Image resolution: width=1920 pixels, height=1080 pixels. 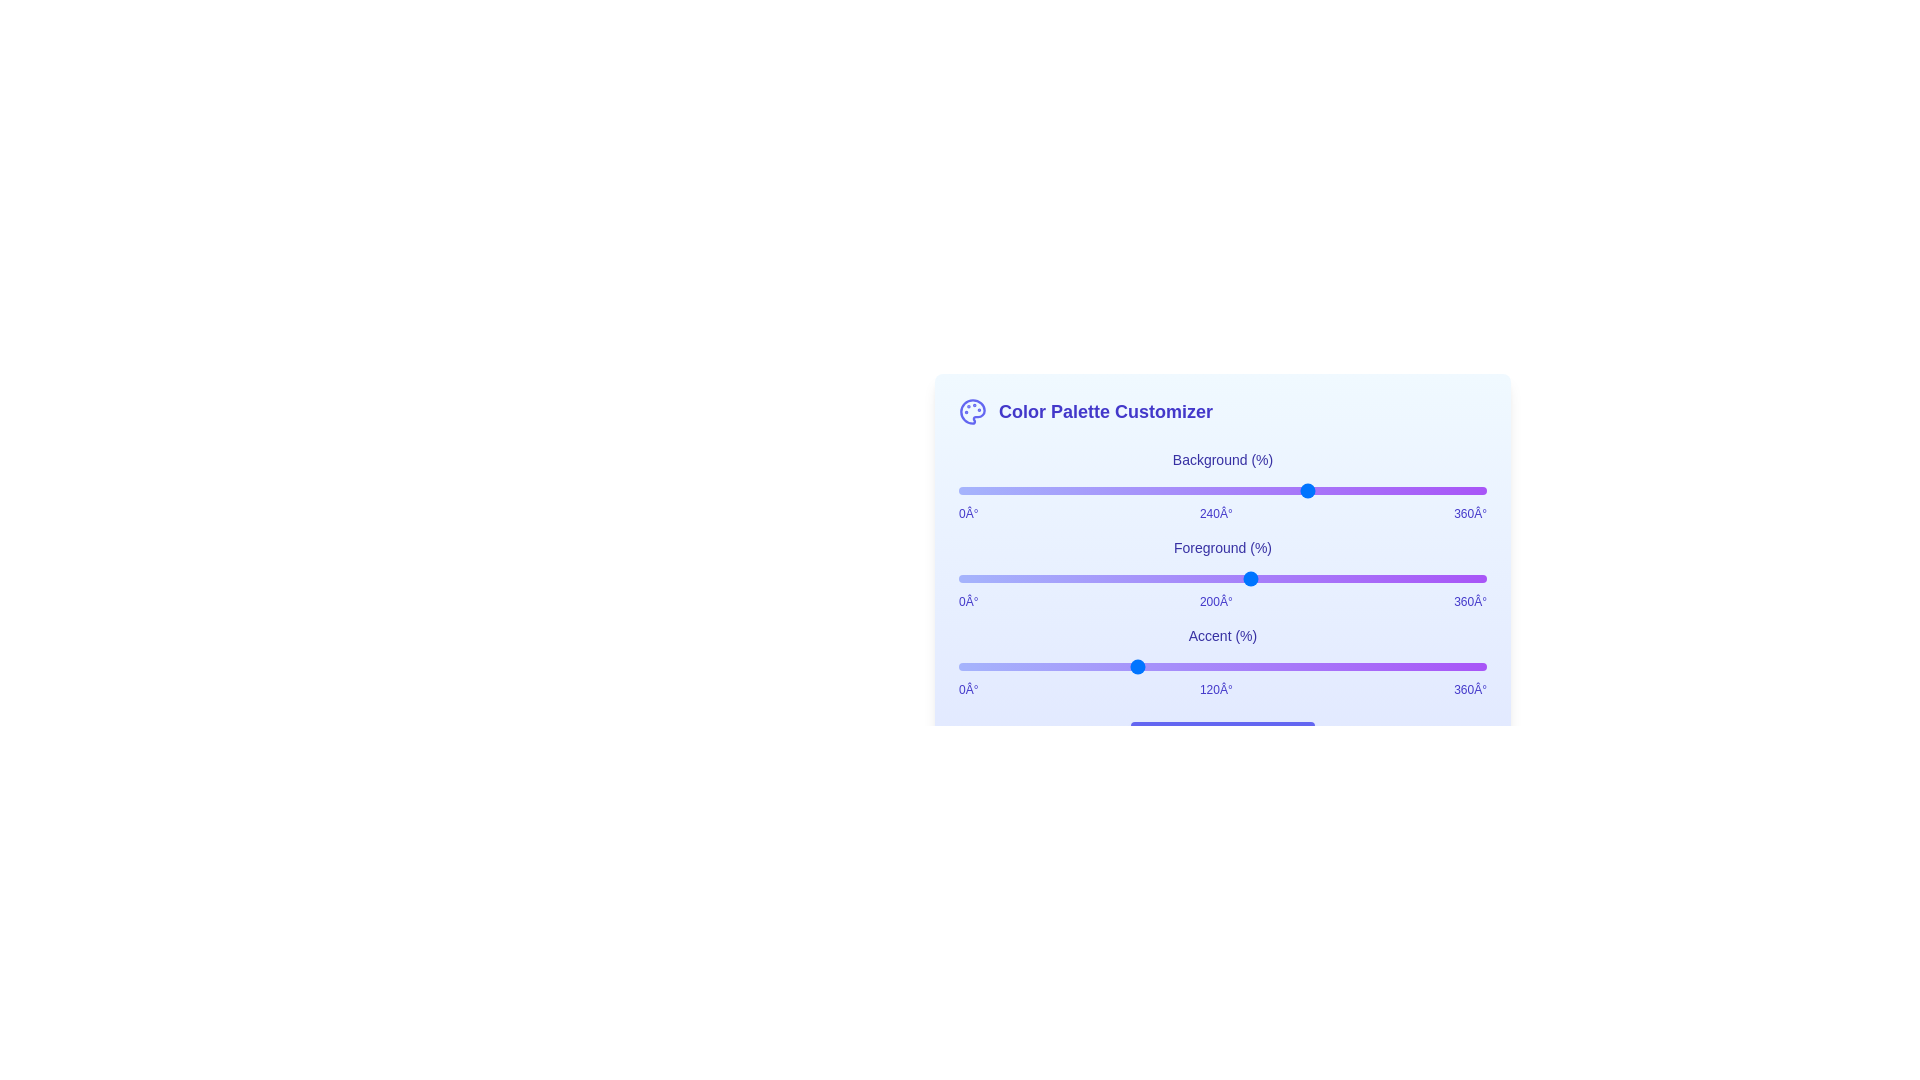 I want to click on the background color slider to set the hue to 256 degrees, so click(x=1334, y=490).